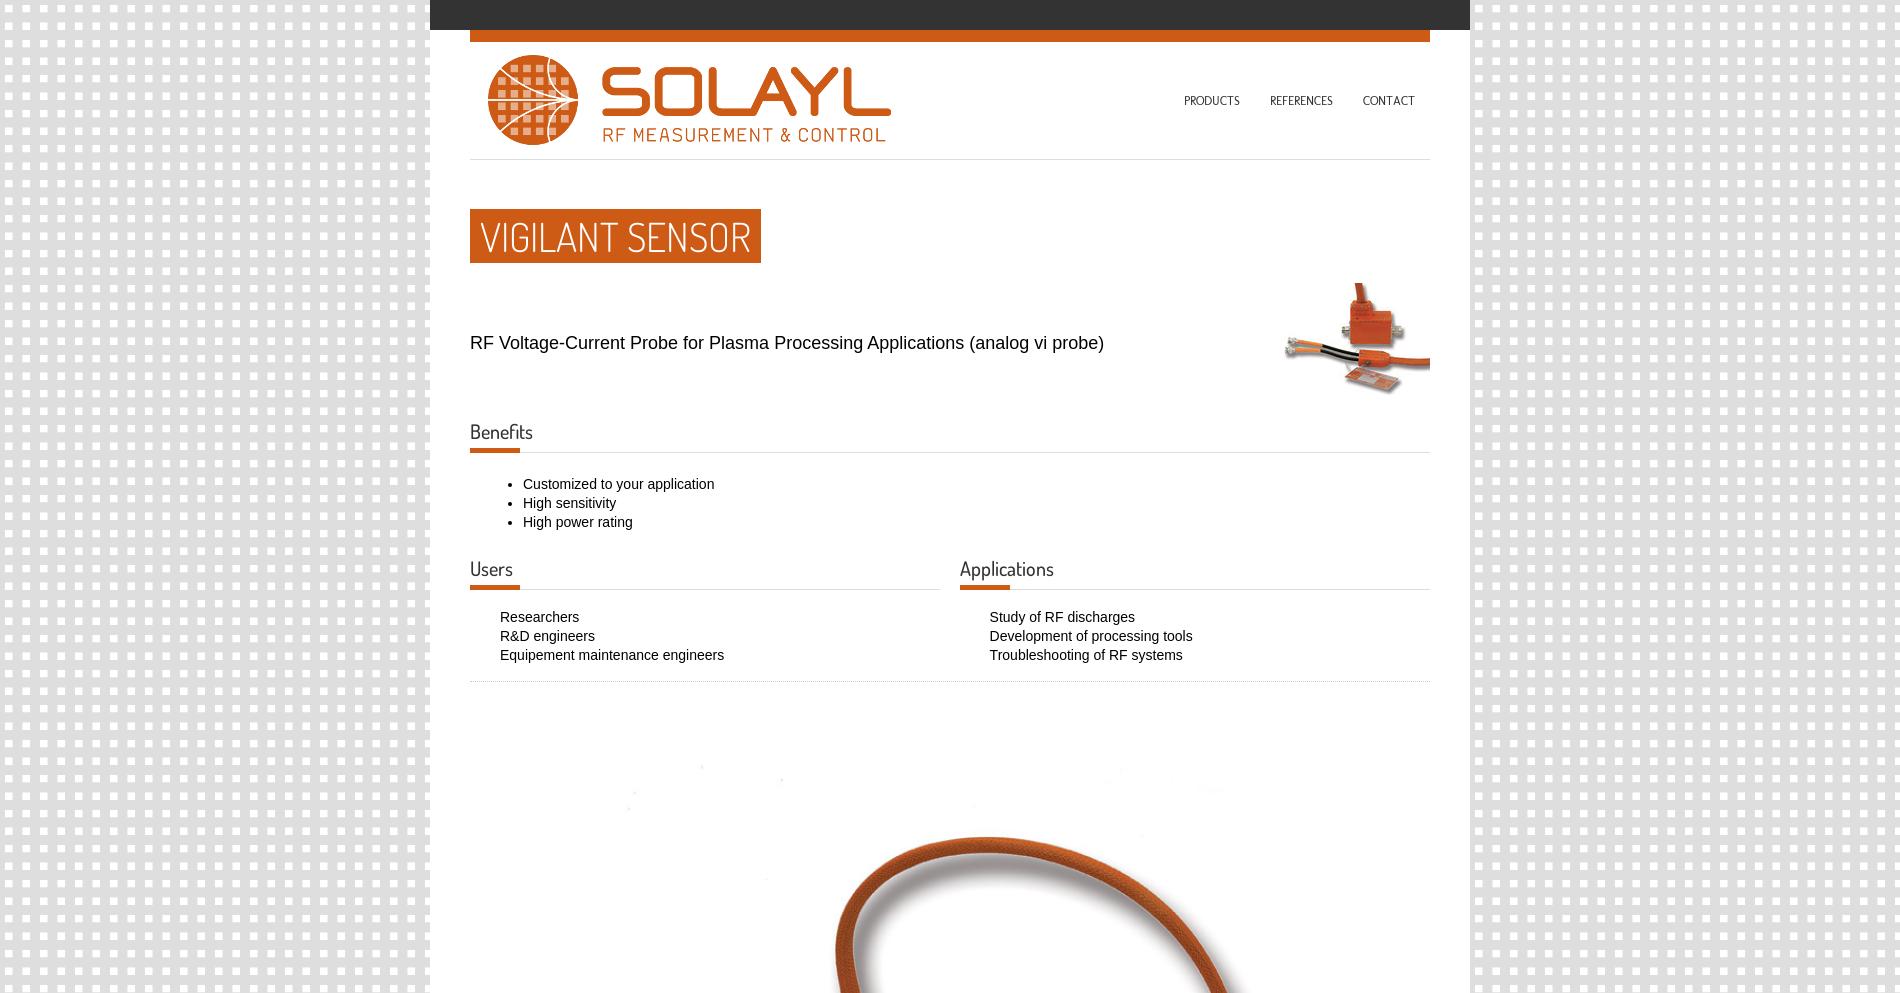 The height and width of the screenshot is (993, 1900). Describe the element at coordinates (539, 614) in the screenshot. I see `'Researchers'` at that location.